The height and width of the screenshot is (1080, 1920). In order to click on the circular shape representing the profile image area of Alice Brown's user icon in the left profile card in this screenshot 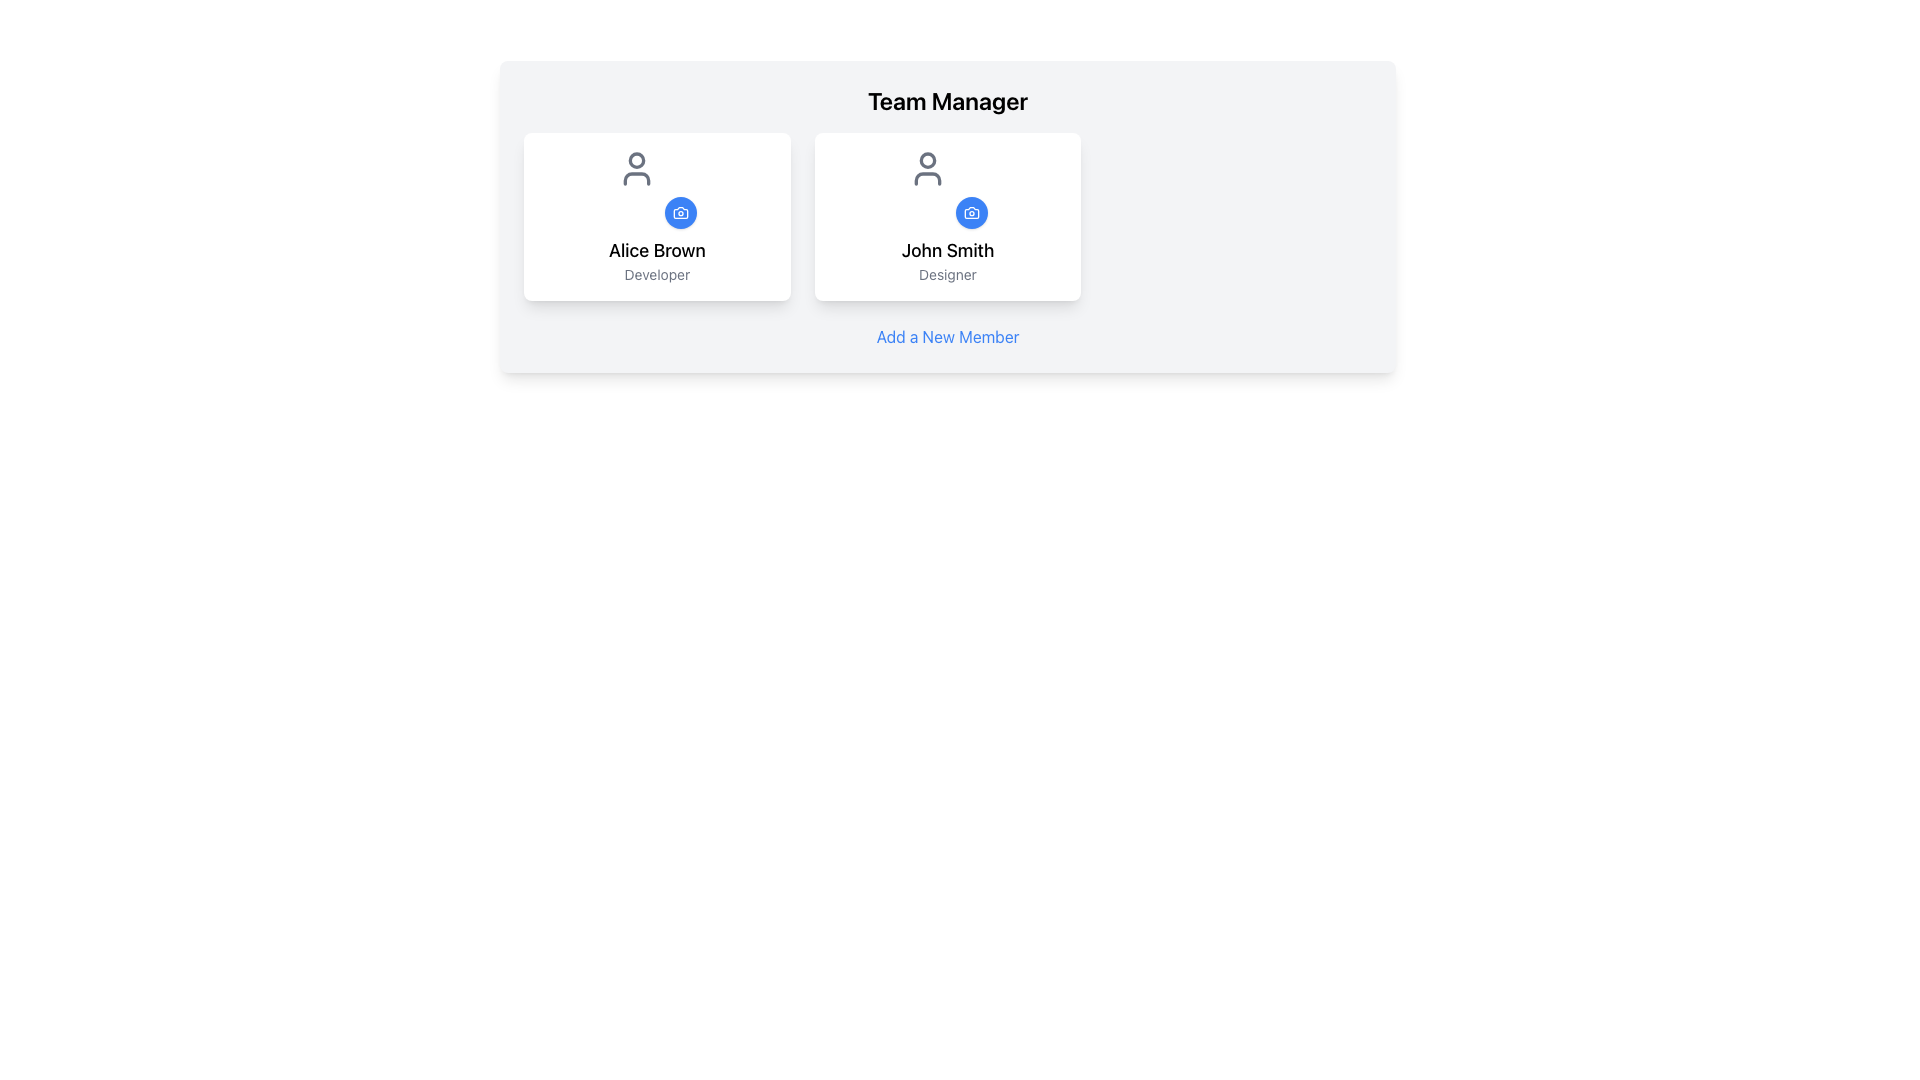, I will do `click(636, 159)`.